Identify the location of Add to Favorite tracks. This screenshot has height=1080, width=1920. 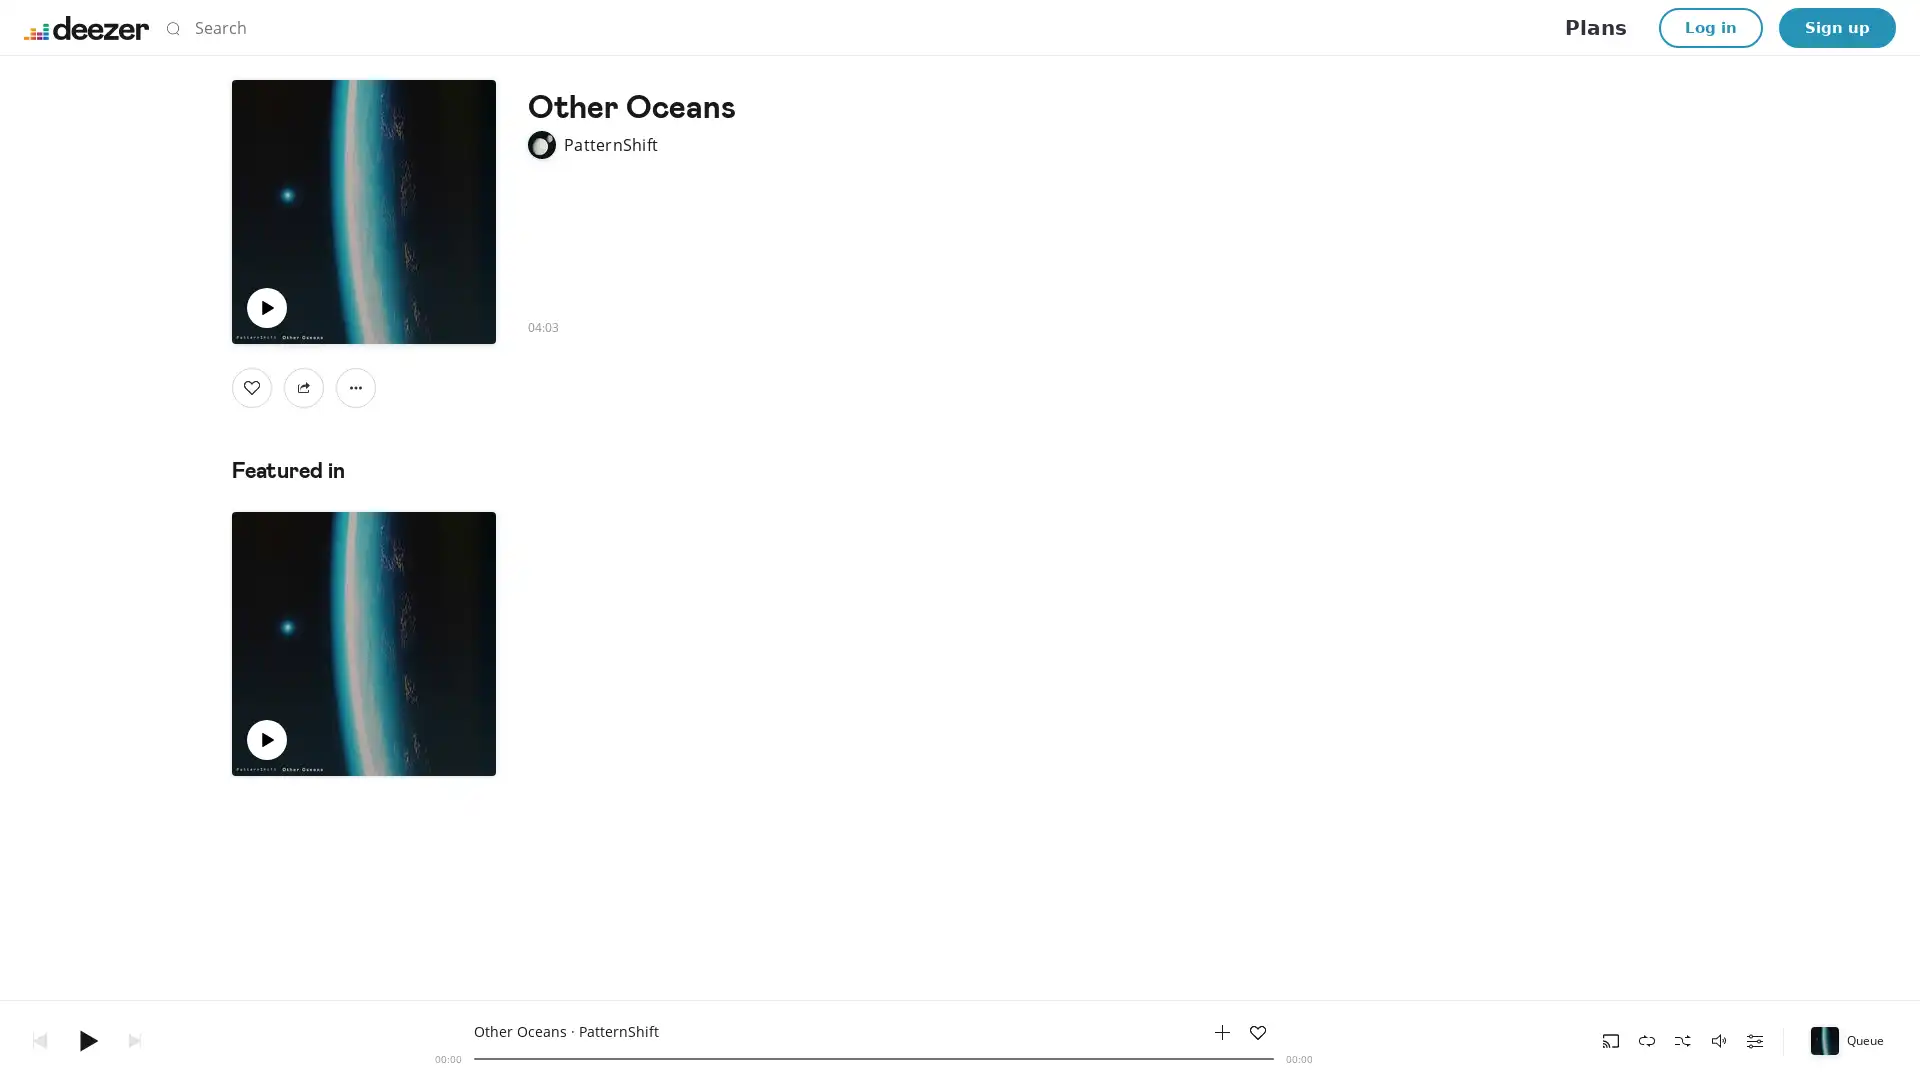
(317, 740).